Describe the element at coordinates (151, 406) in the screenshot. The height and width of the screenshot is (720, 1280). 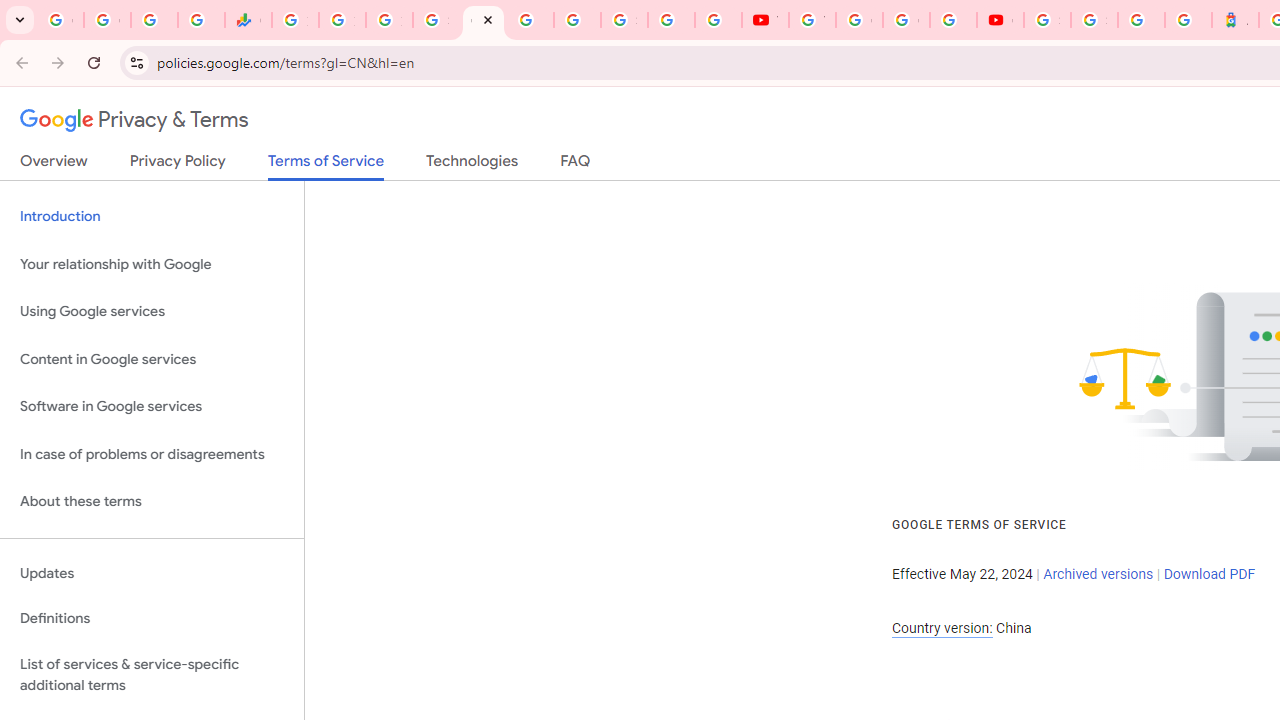
I see `'Software in Google services'` at that location.